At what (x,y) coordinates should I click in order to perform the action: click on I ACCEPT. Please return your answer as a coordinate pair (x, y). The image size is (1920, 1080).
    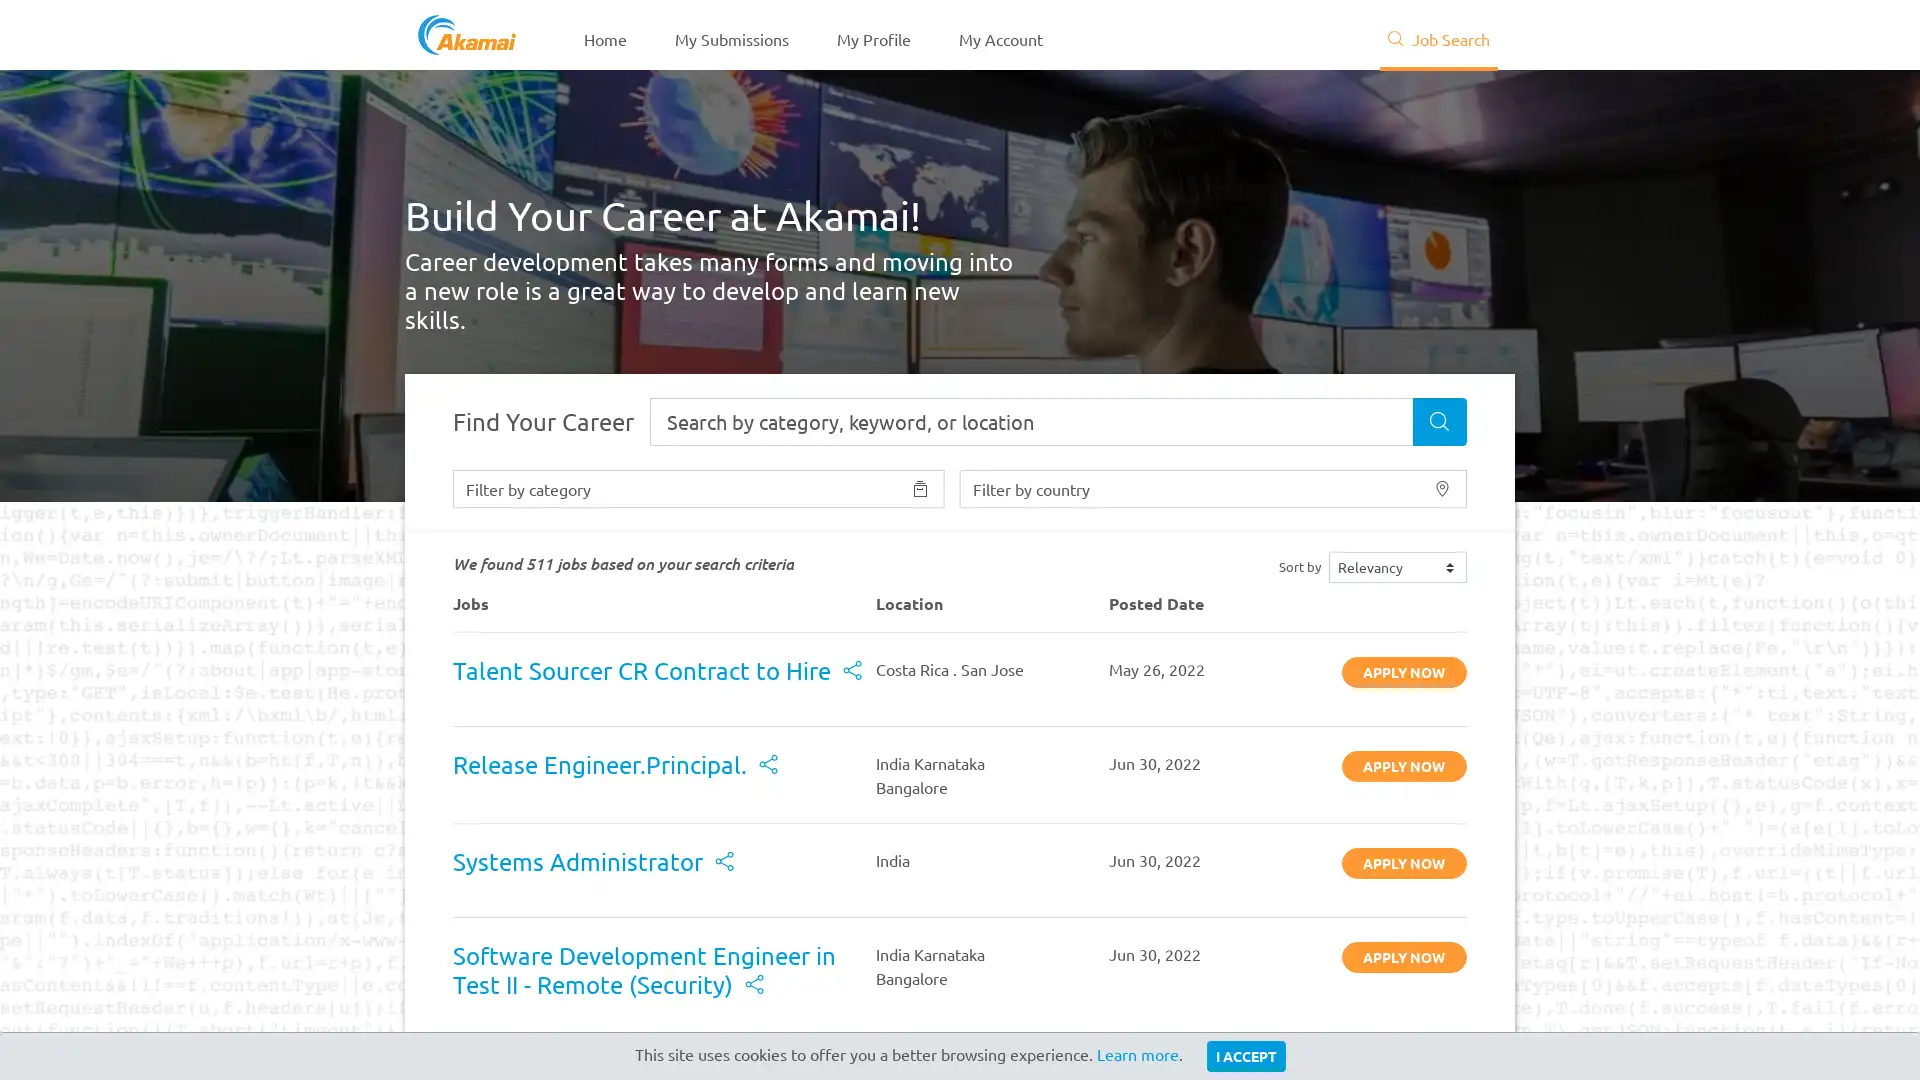
    Looking at the image, I should click on (1244, 1055).